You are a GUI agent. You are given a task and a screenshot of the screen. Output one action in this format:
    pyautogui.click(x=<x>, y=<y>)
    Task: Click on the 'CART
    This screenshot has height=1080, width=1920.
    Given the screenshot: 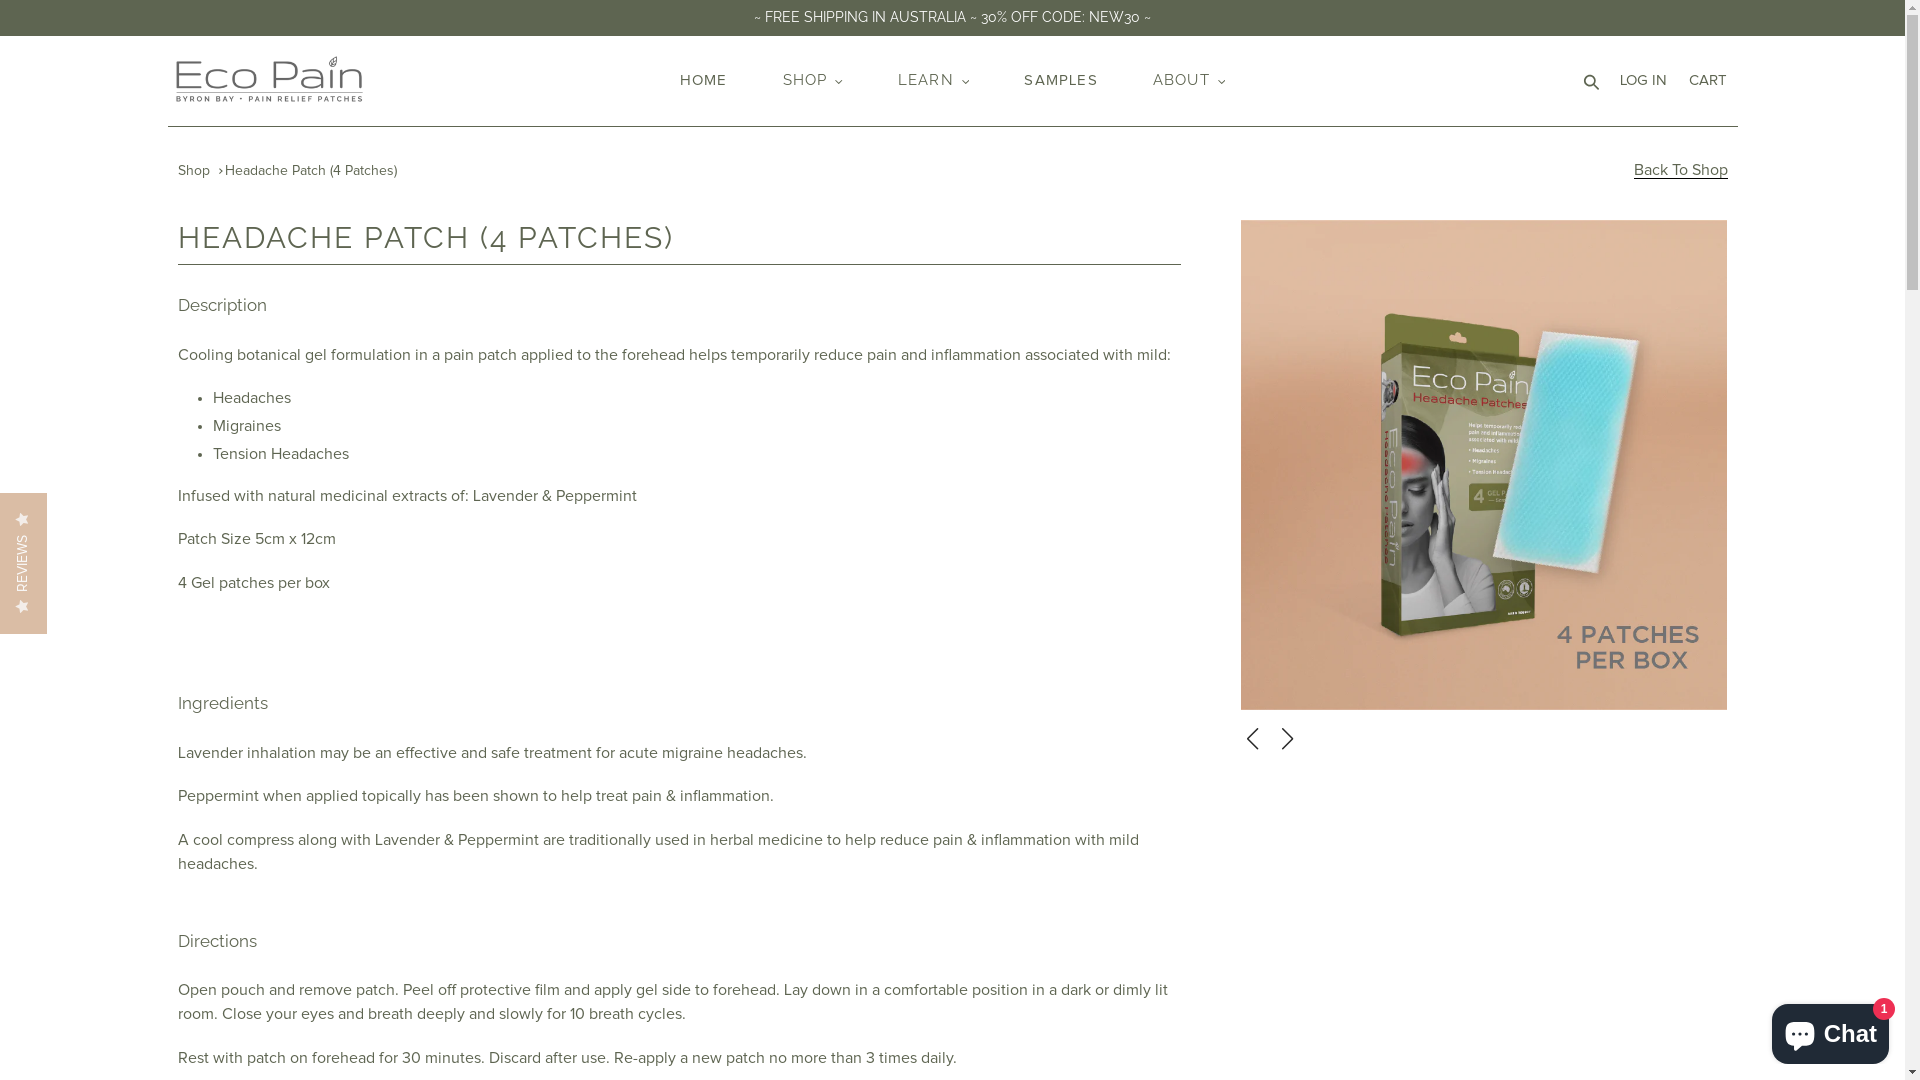 What is the action you would take?
    pyautogui.click(x=1707, y=80)
    